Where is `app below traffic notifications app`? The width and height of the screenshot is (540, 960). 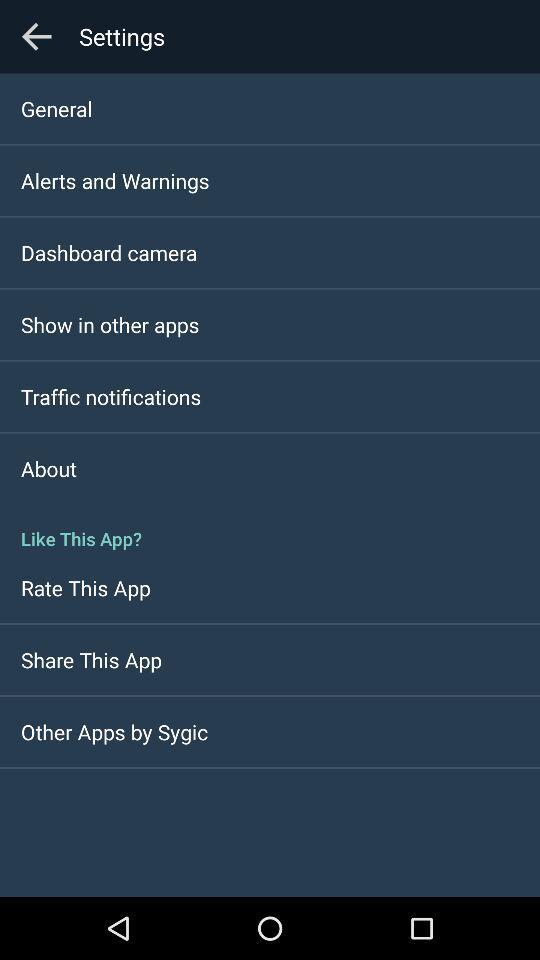
app below traffic notifications app is located at coordinates (48, 468).